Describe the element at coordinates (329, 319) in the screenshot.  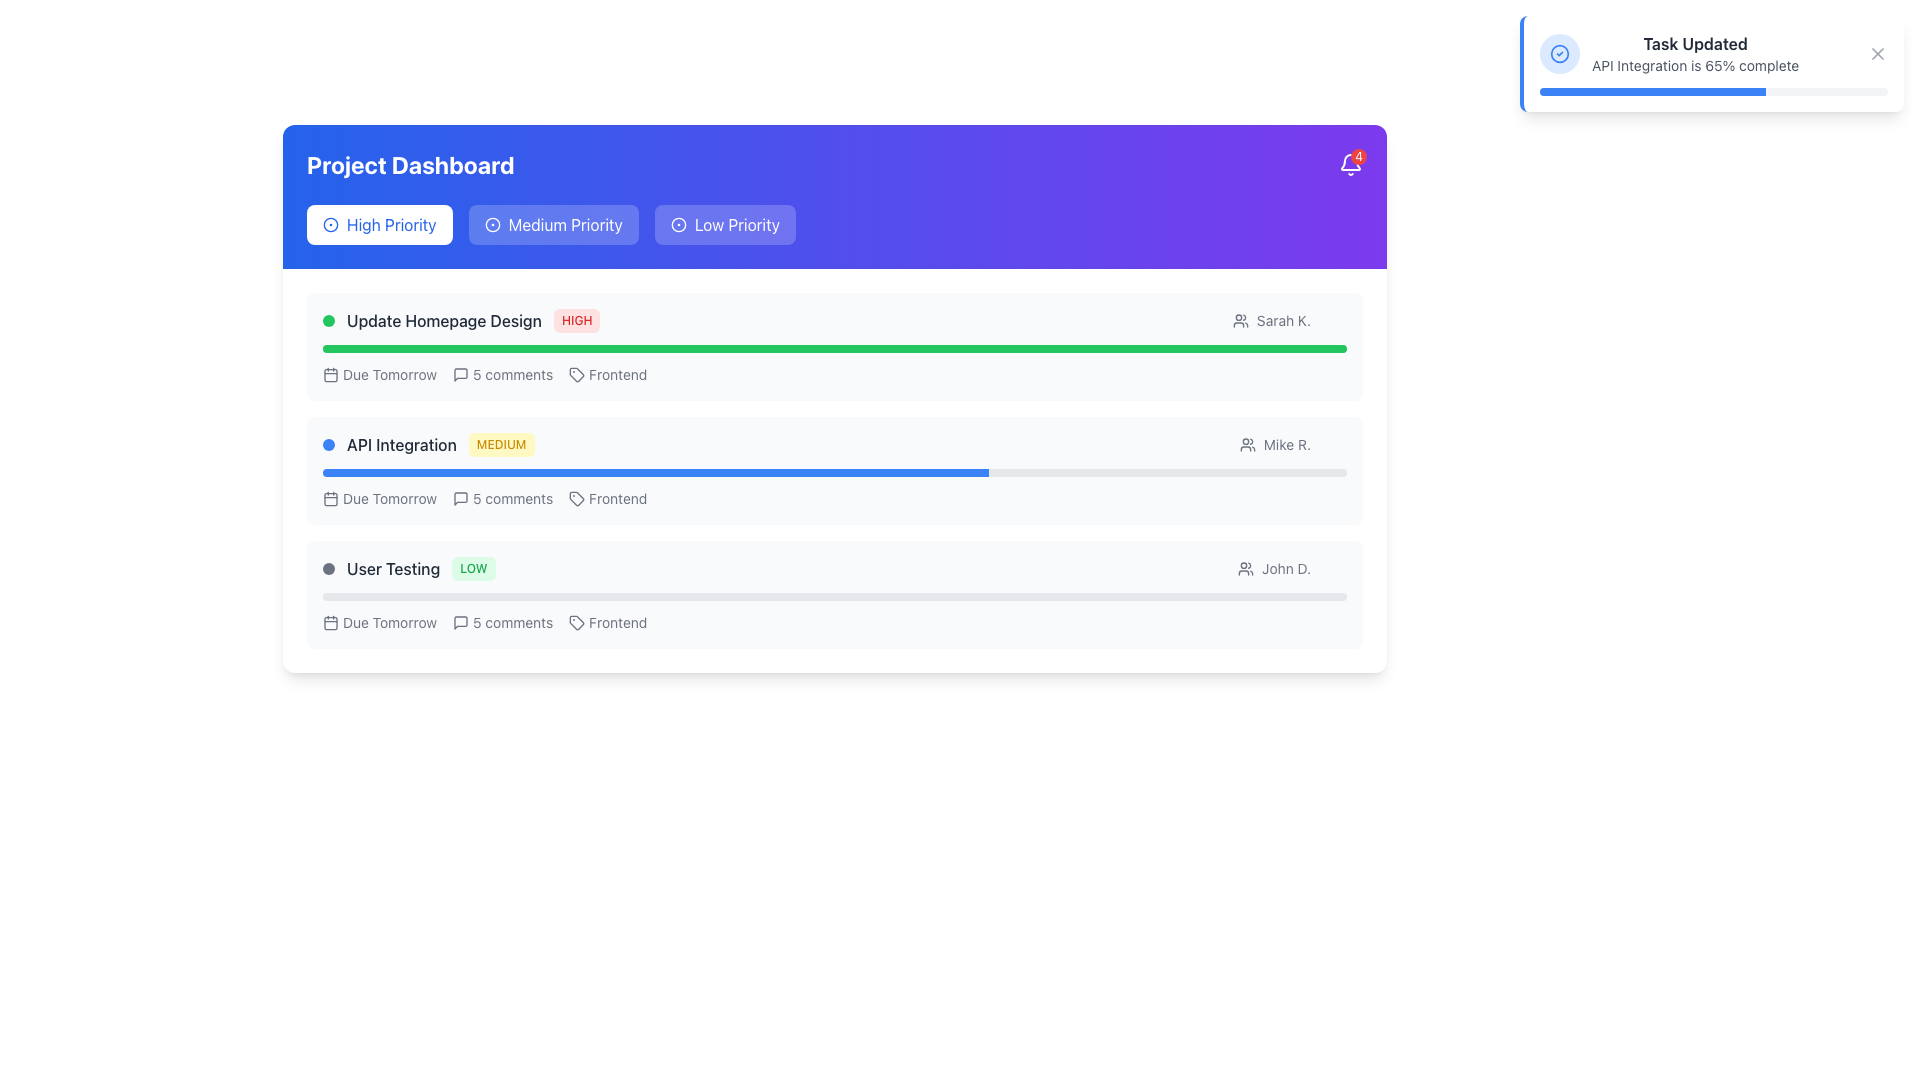
I see `the small circular icon with a vivid green background, located before the text 'Update Homepage Design' and the badge labeled 'HIGH'` at that location.